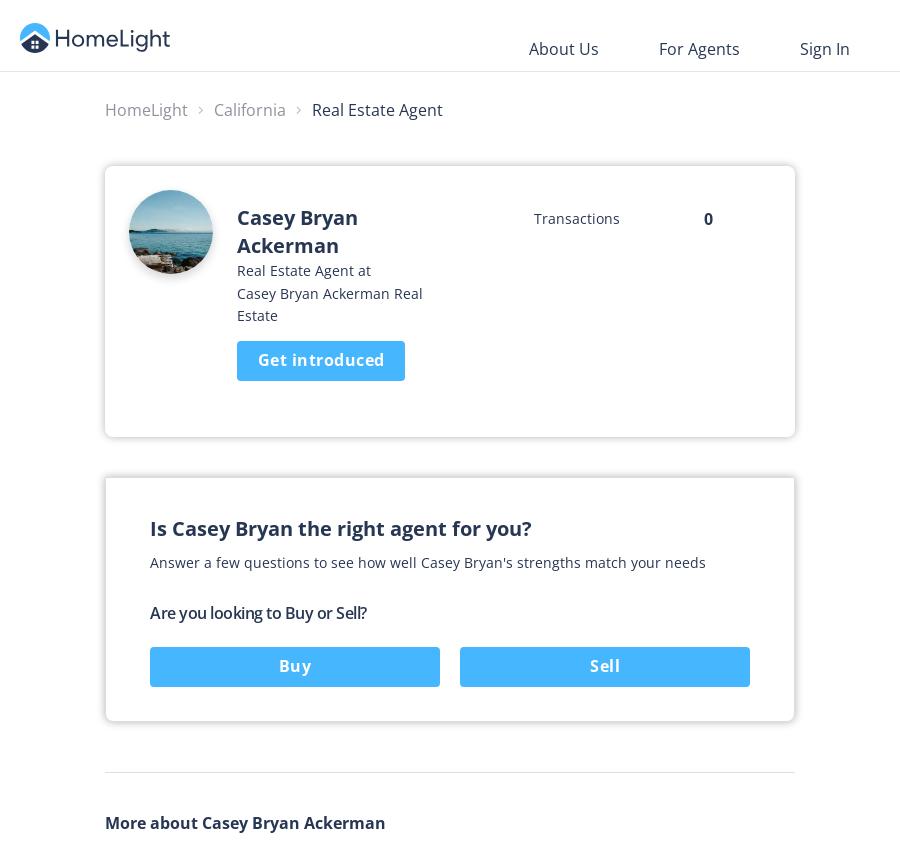 The height and width of the screenshot is (841, 900). I want to click on 'strengths match your needs', so click(609, 562).